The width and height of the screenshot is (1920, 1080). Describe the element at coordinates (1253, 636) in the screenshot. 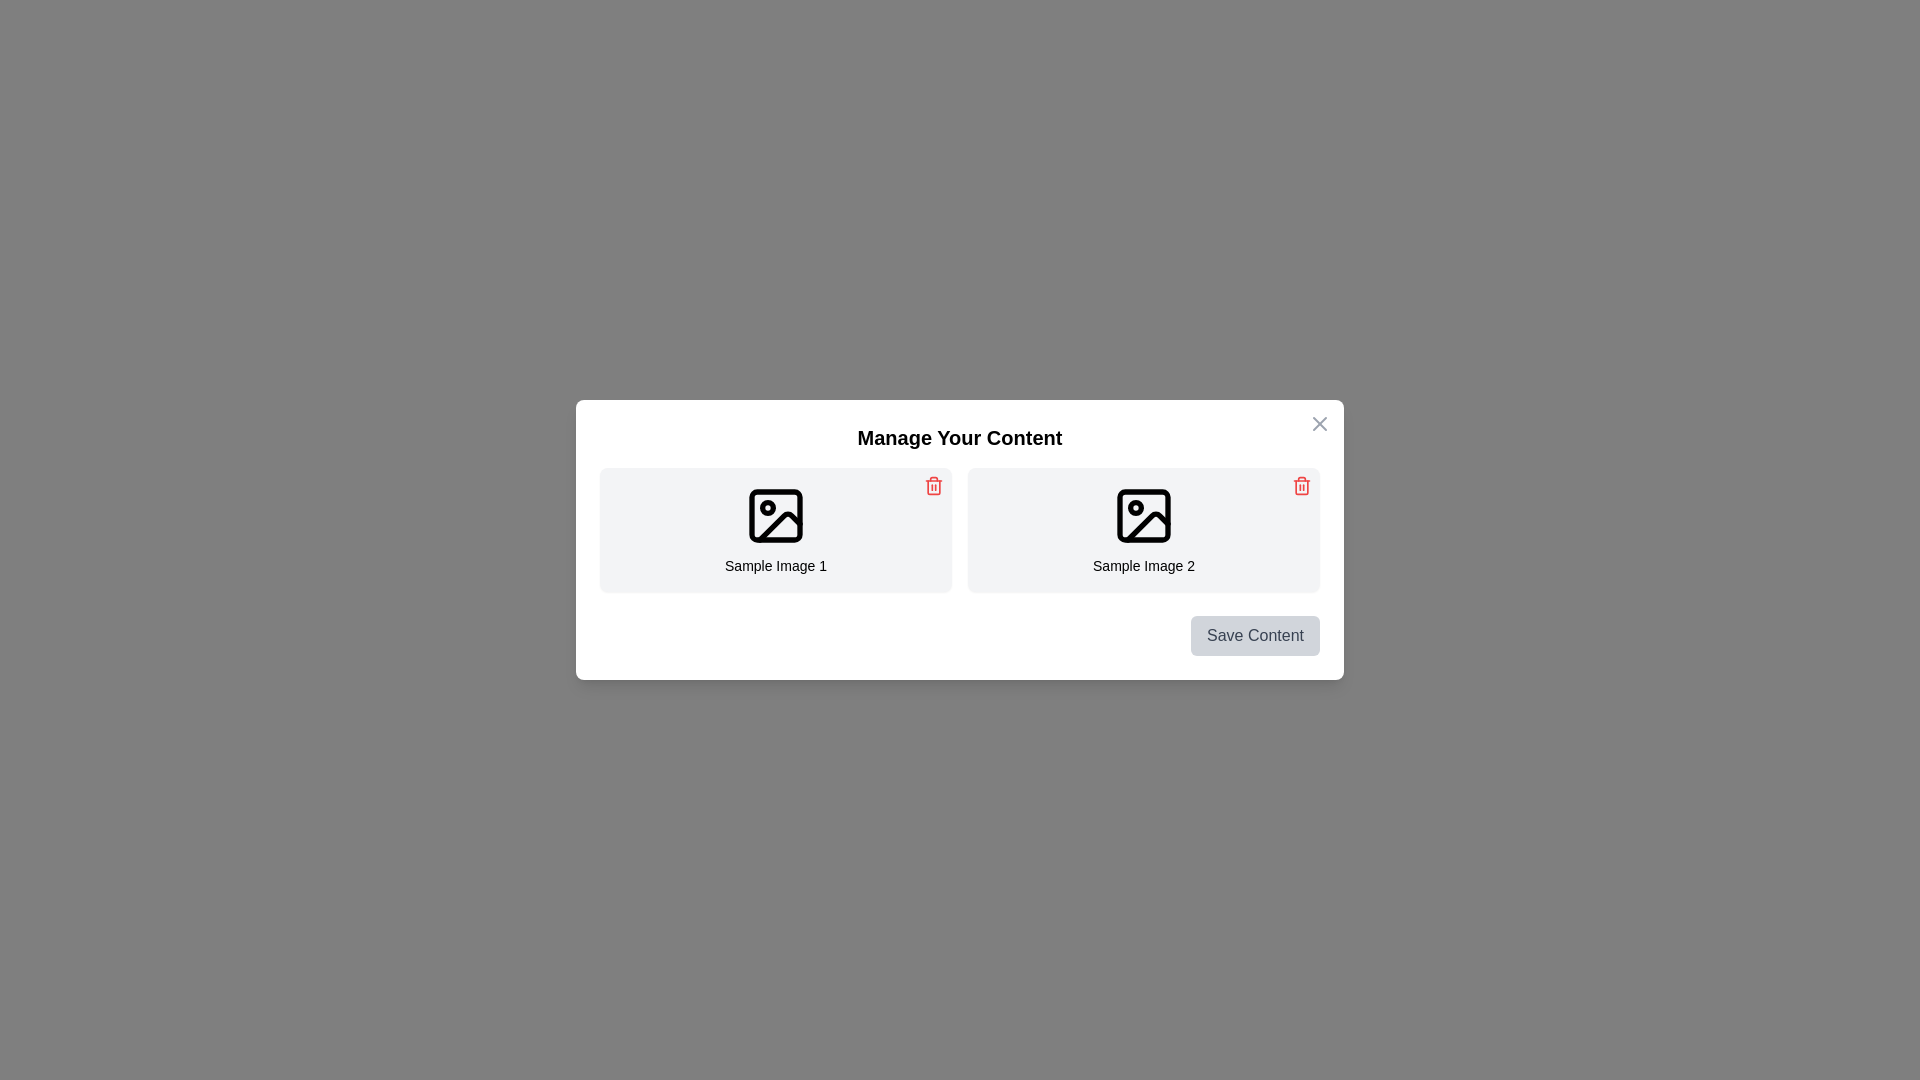

I see `the 'Save Content' button to save the current content` at that location.